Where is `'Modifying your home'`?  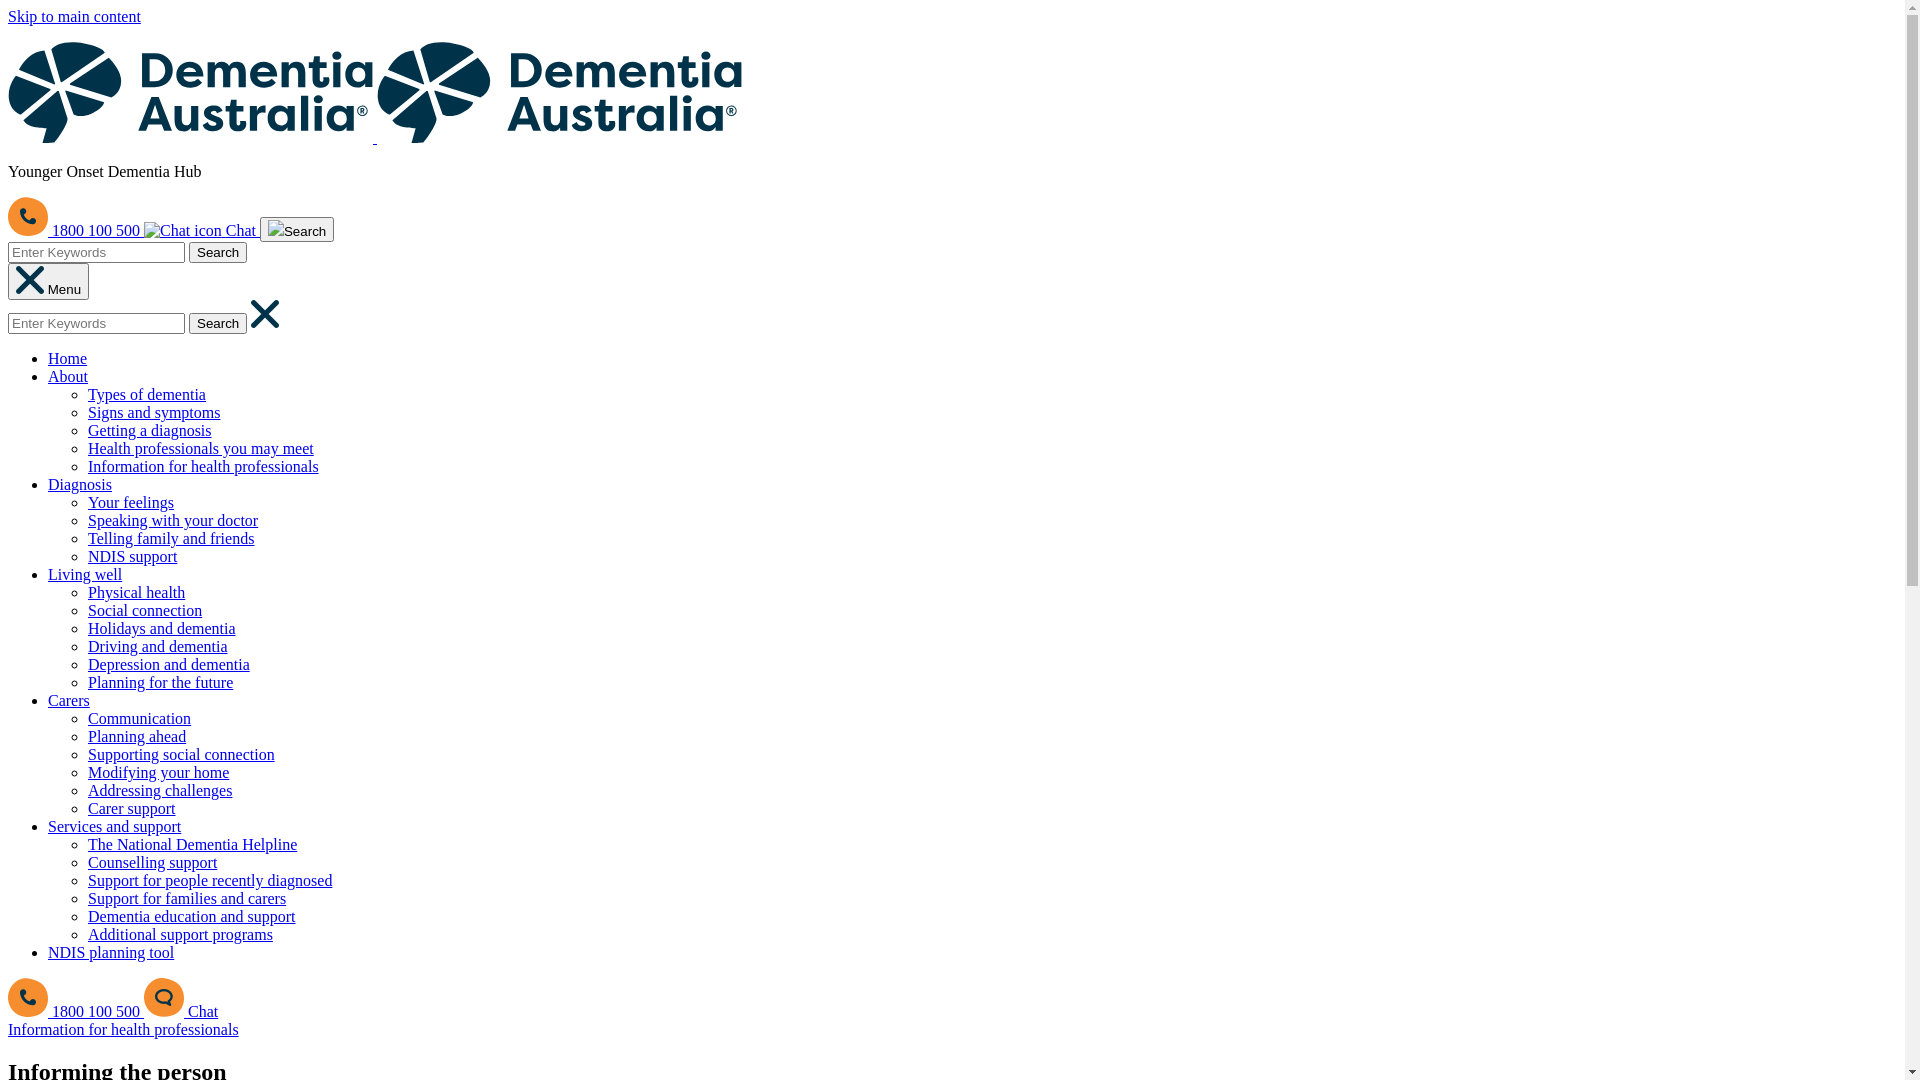 'Modifying your home' is located at coordinates (157, 771).